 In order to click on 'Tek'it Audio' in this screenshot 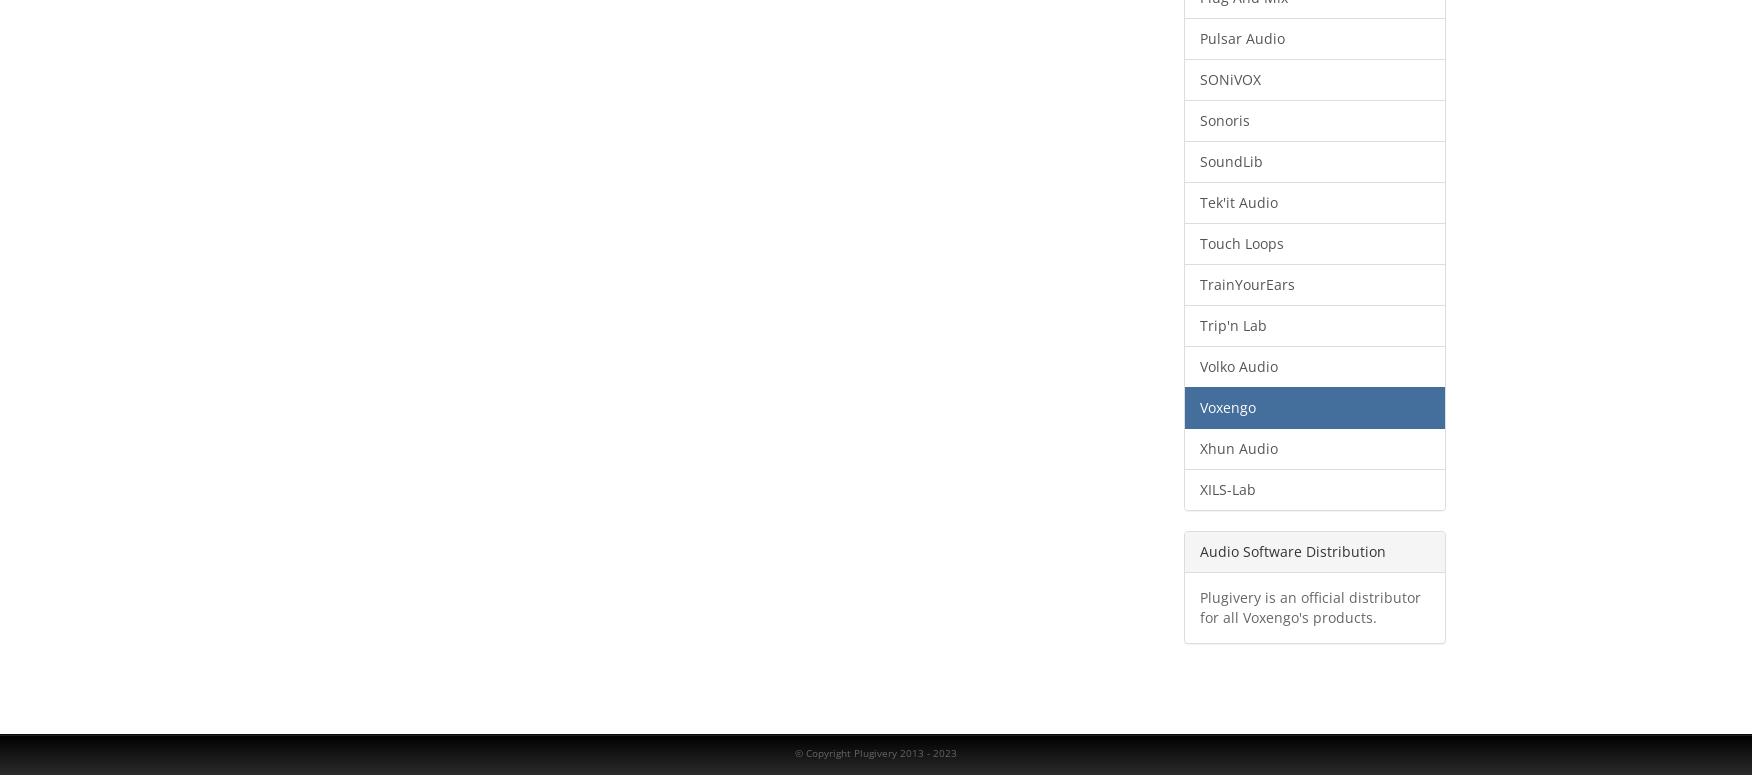, I will do `click(1237, 202)`.